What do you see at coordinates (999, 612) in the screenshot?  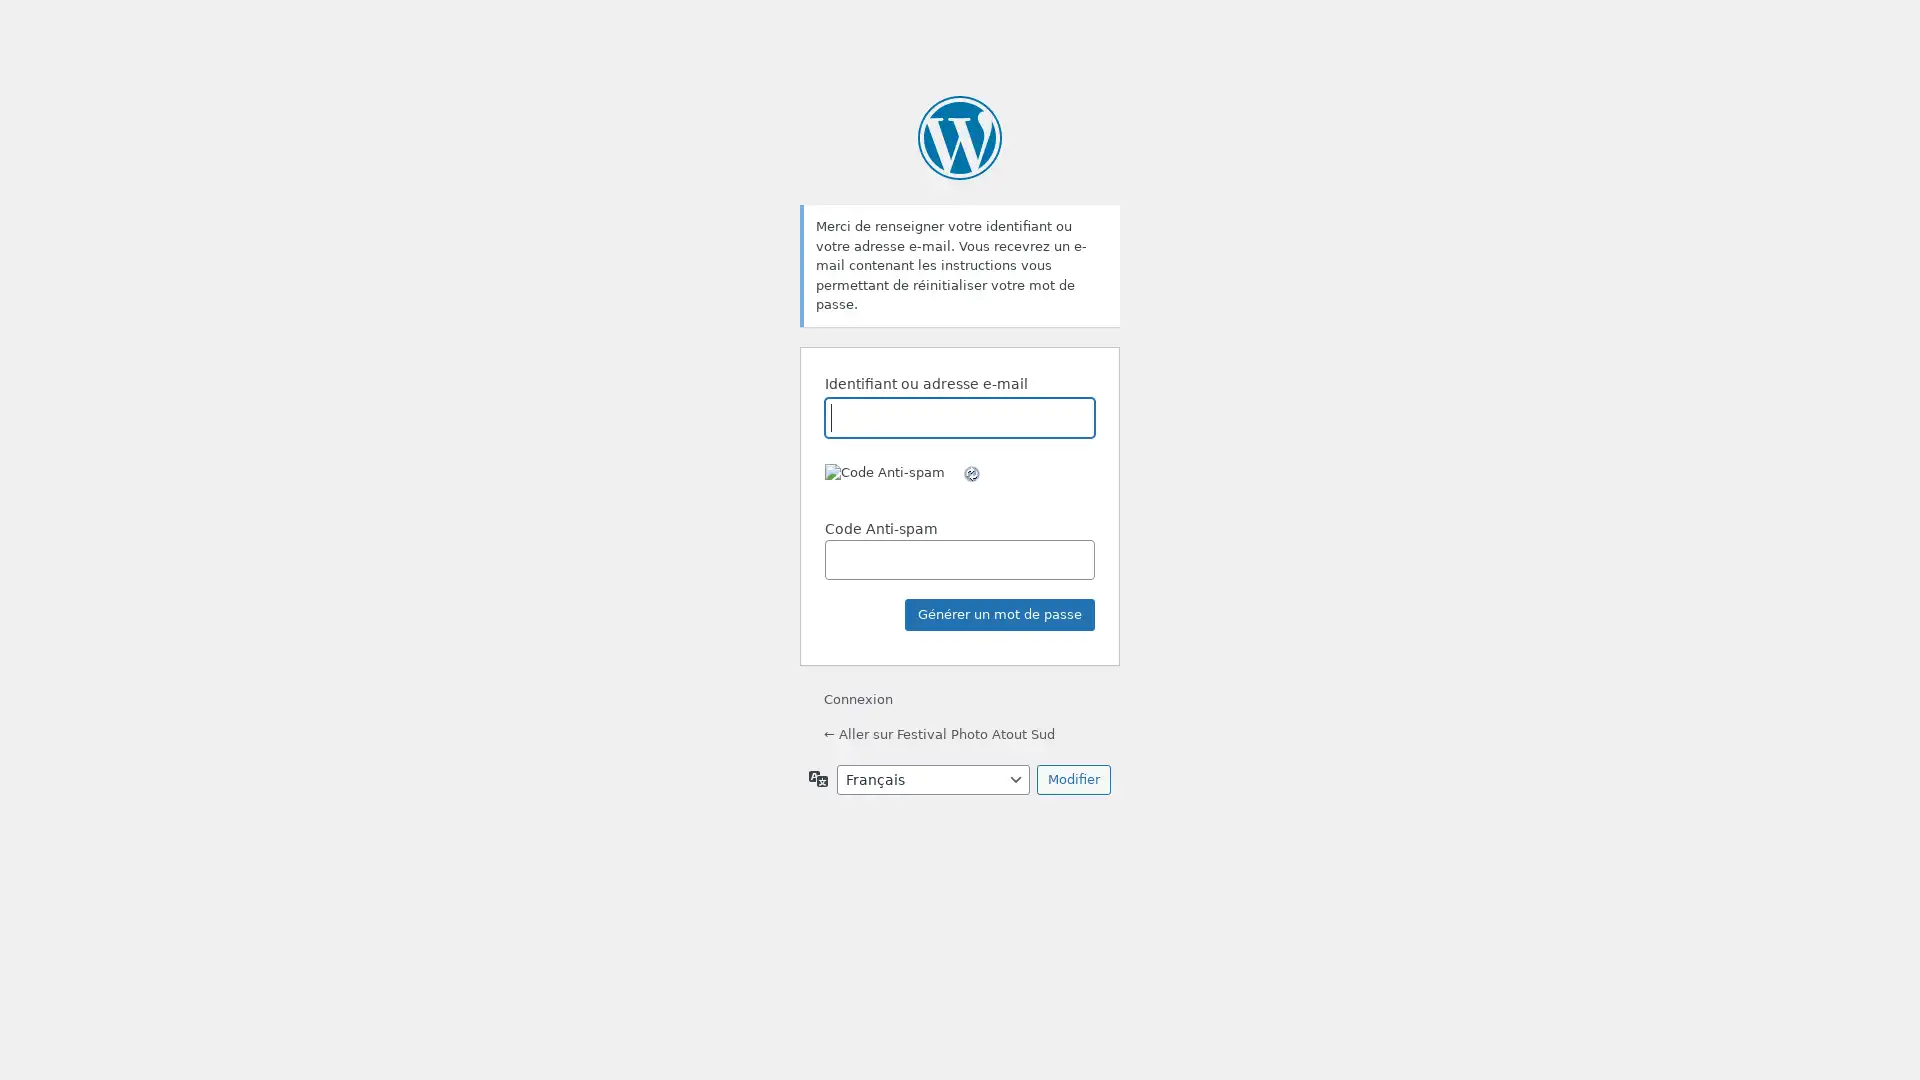 I see `Generer un mot de passe` at bounding box center [999, 612].